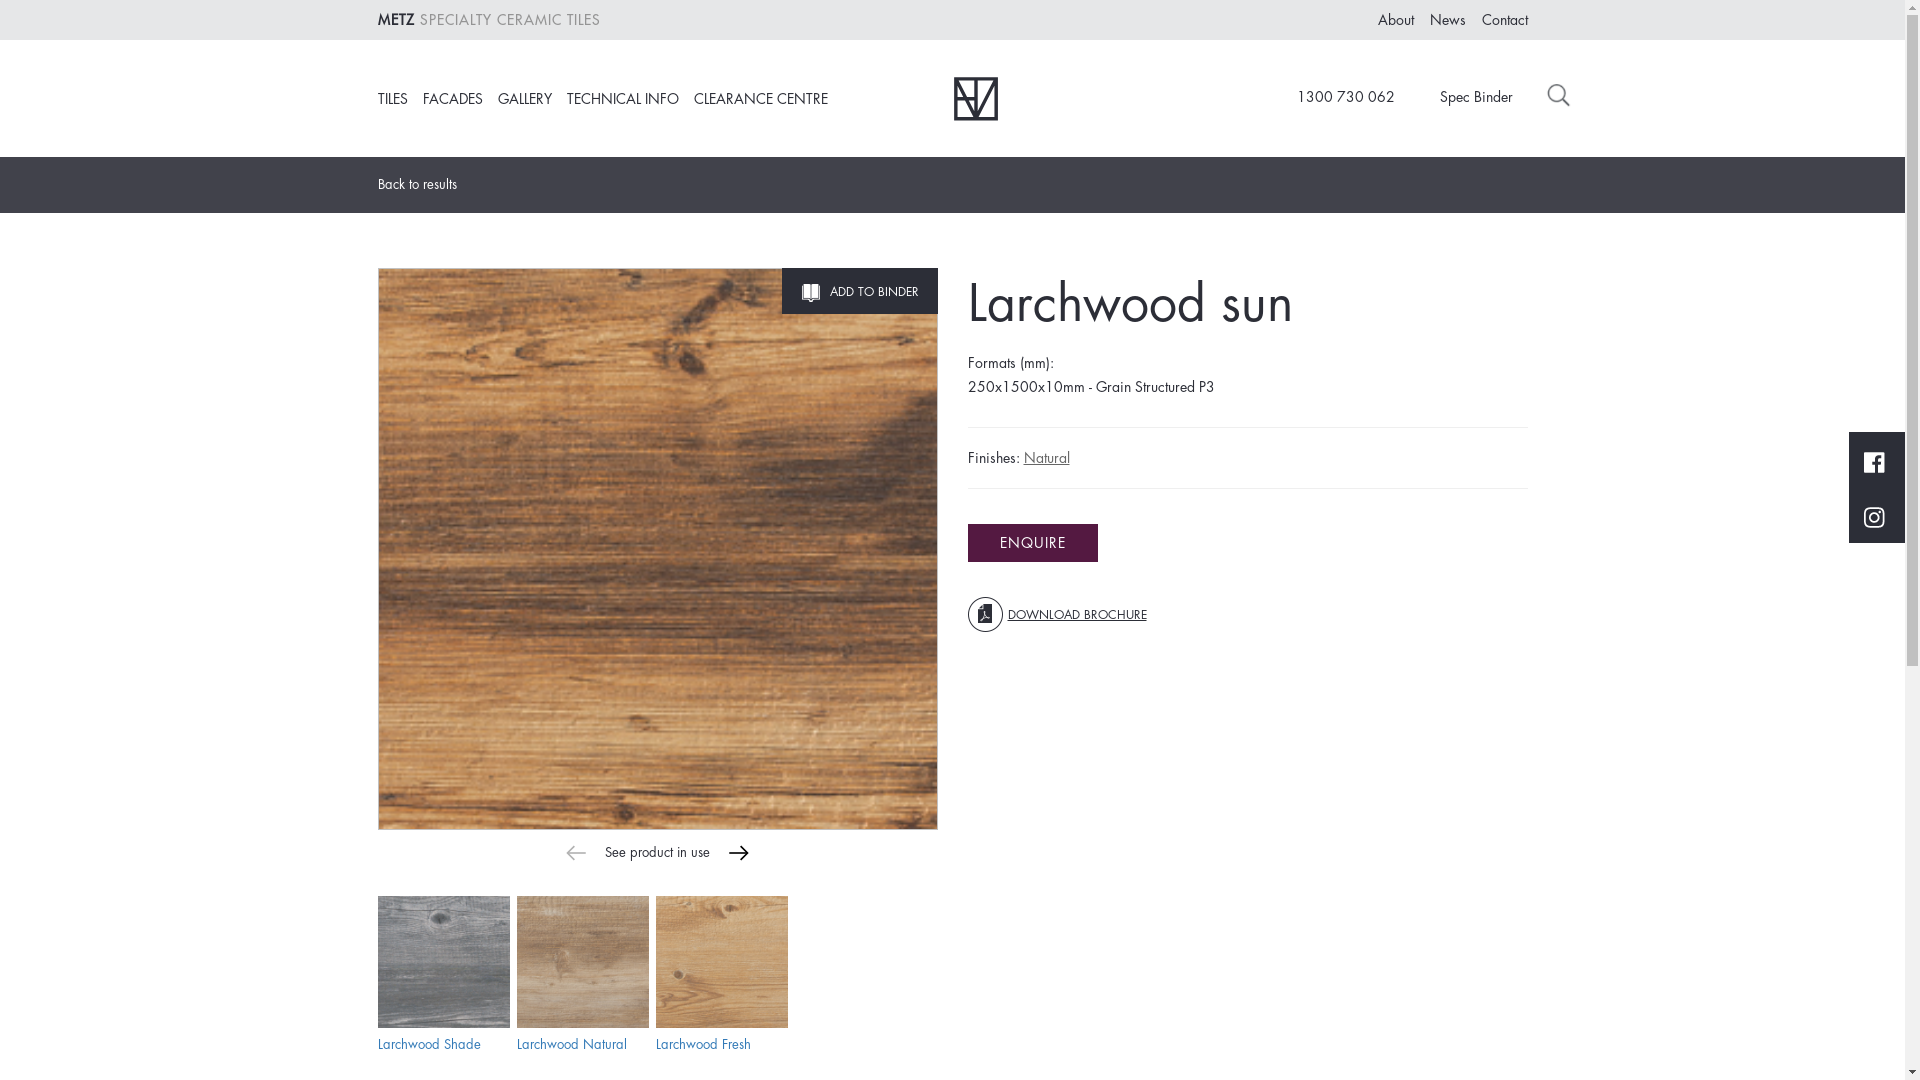  I want to click on 'Add To Binder', so click(859, 290).